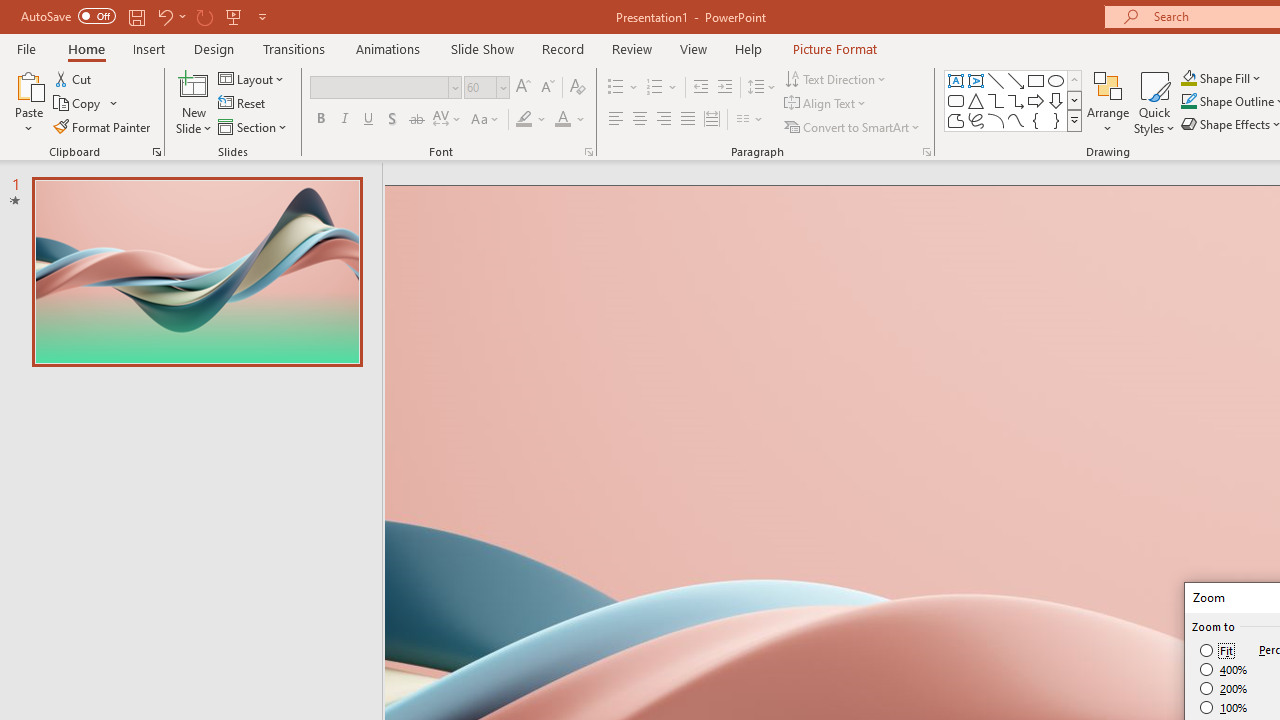 The height and width of the screenshot is (720, 1280). What do you see at coordinates (835, 48) in the screenshot?
I see `'Picture Format'` at bounding box center [835, 48].